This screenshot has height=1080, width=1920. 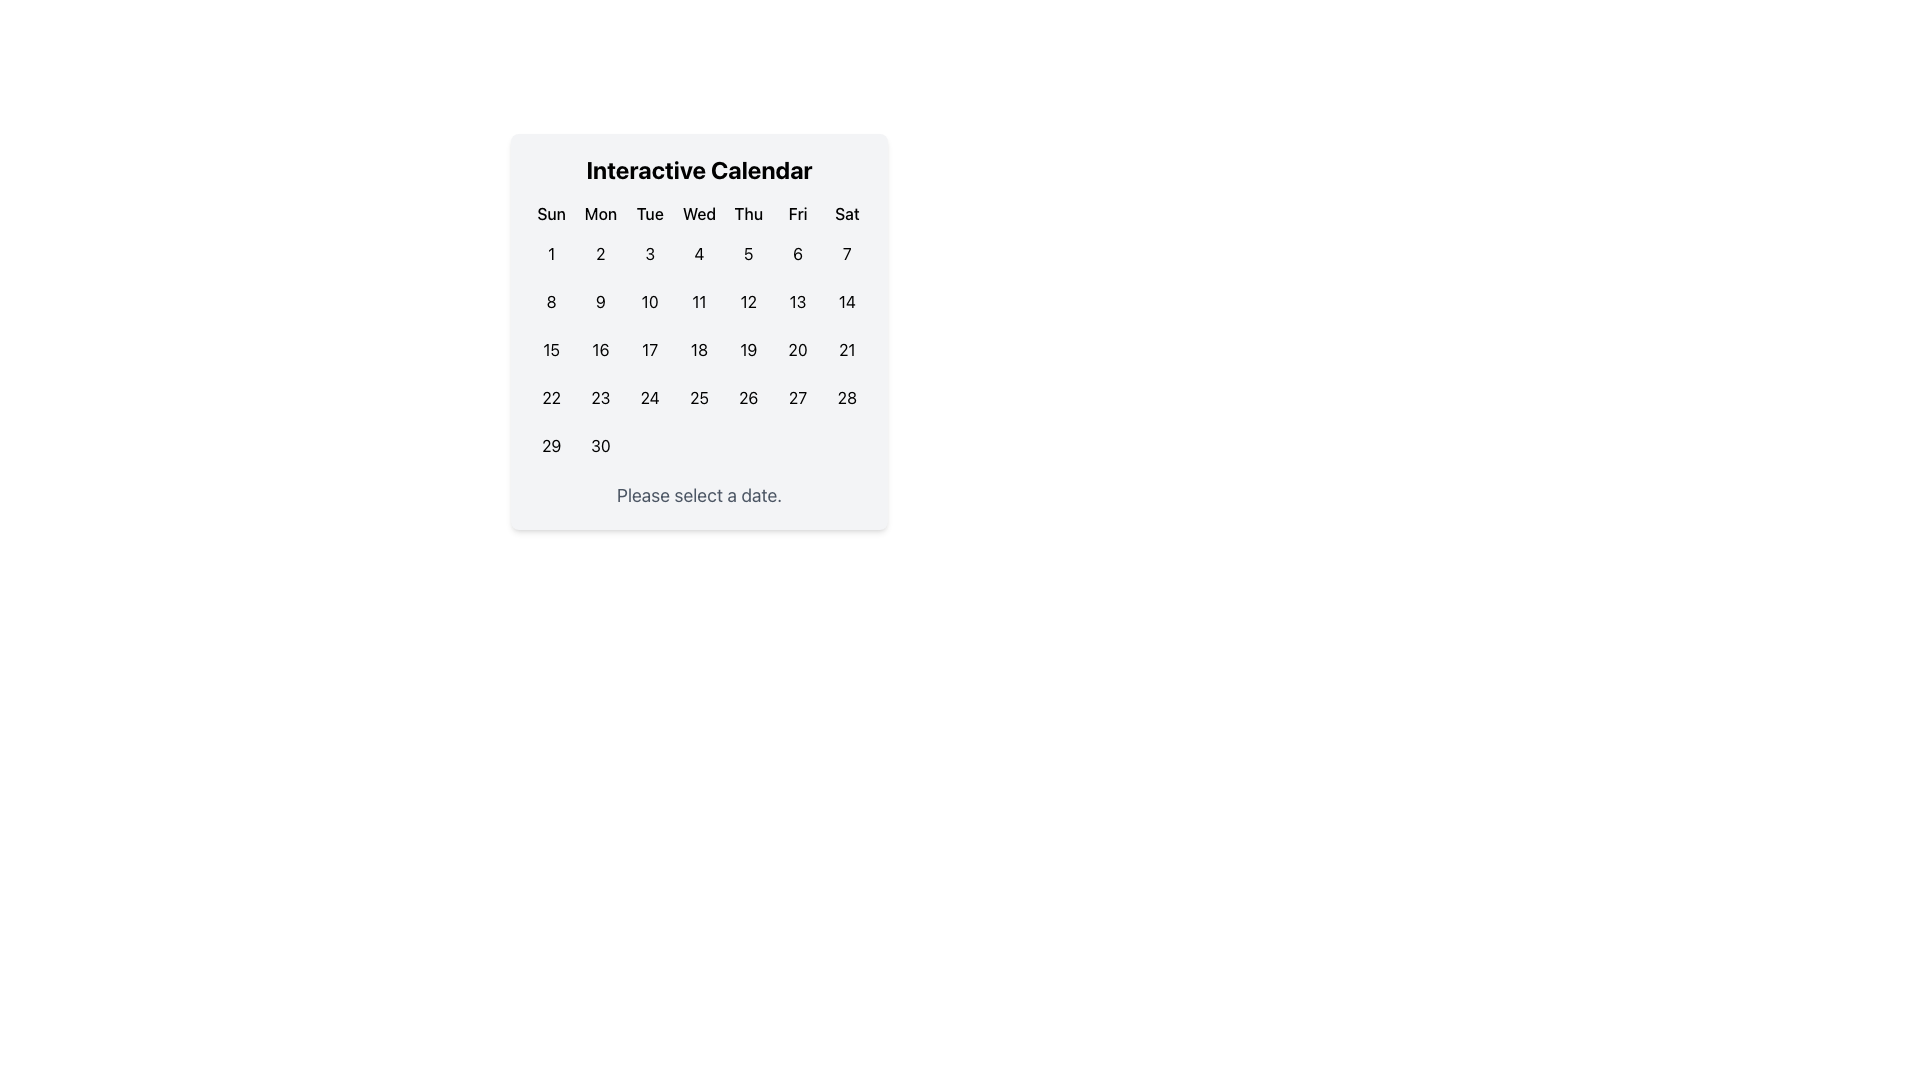 What do you see at coordinates (699, 330) in the screenshot?
I see `the Interactive Calendar Component` at bounding box center [699, 330].